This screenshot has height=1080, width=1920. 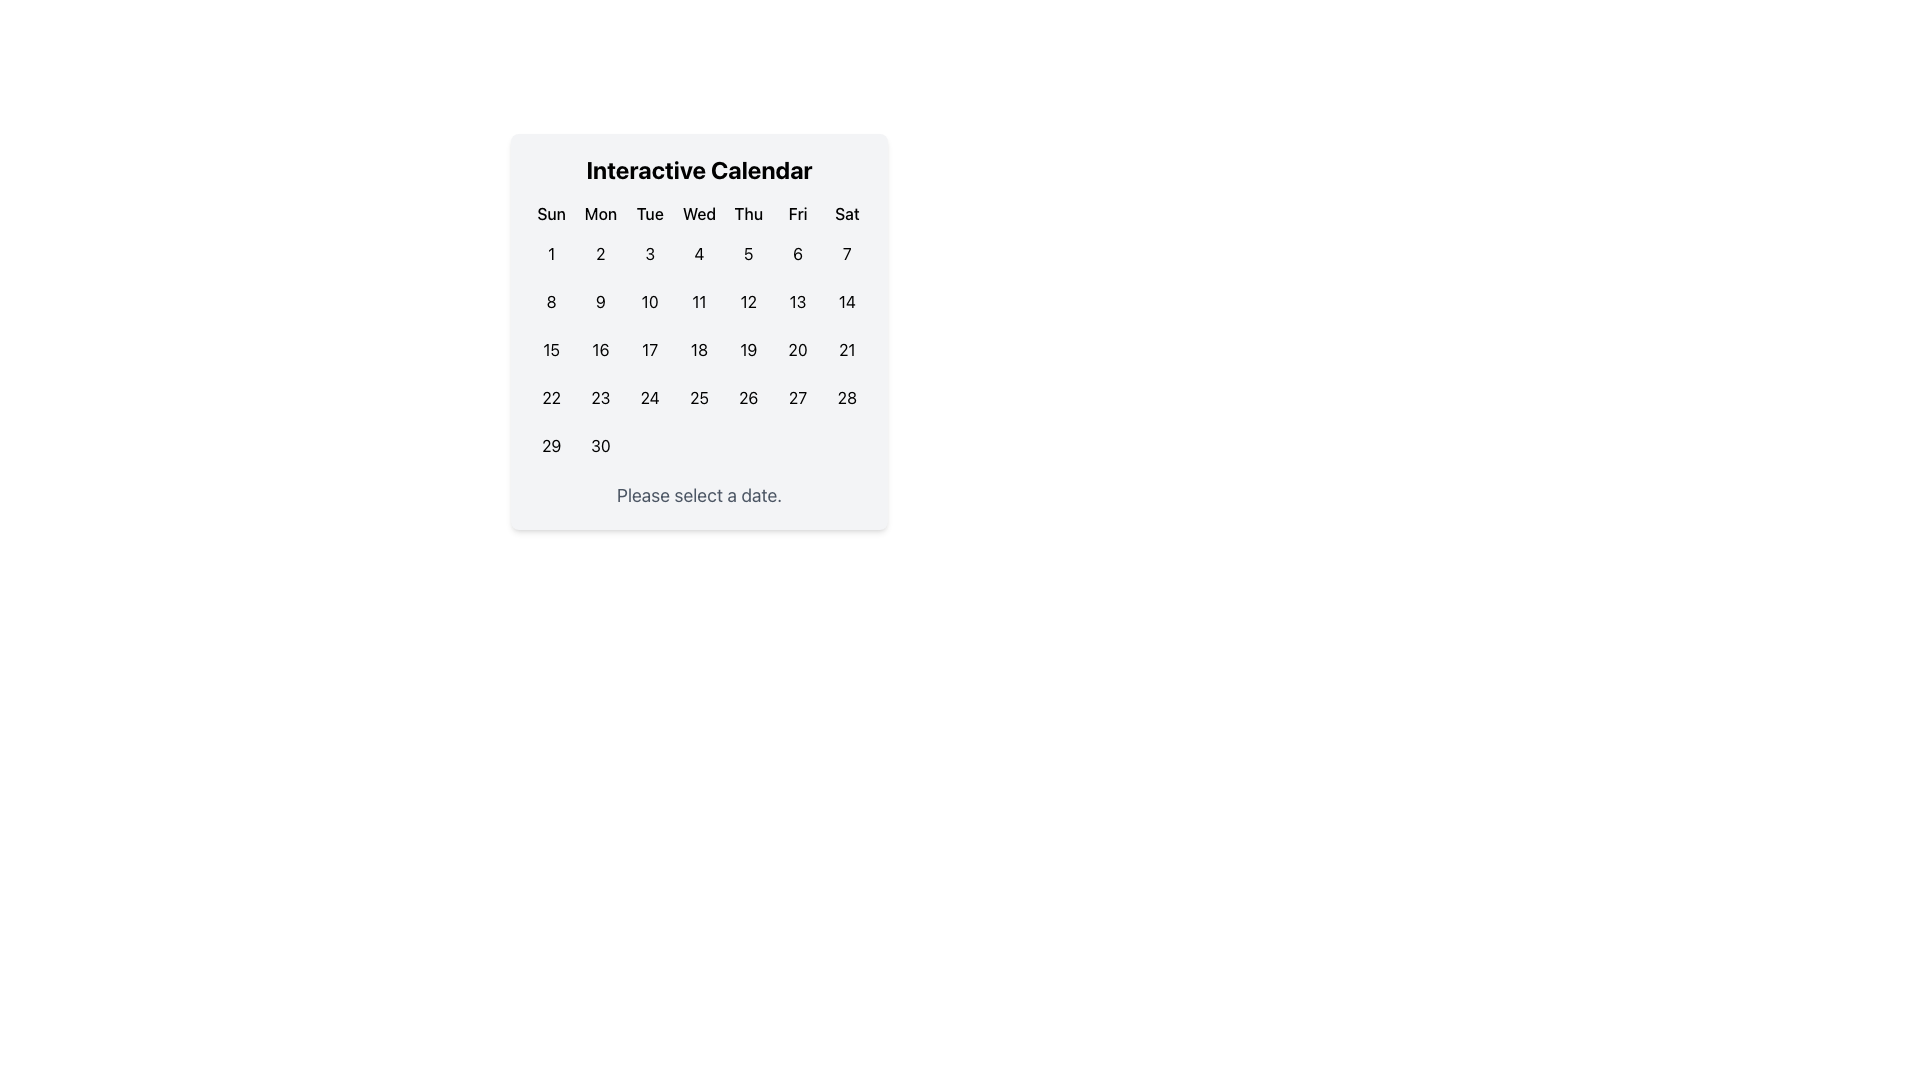 What do you see at coordinates (699, 330) in the screenshot?
I see `the Interactive Calendar Component` at bounding box center [699, 330].